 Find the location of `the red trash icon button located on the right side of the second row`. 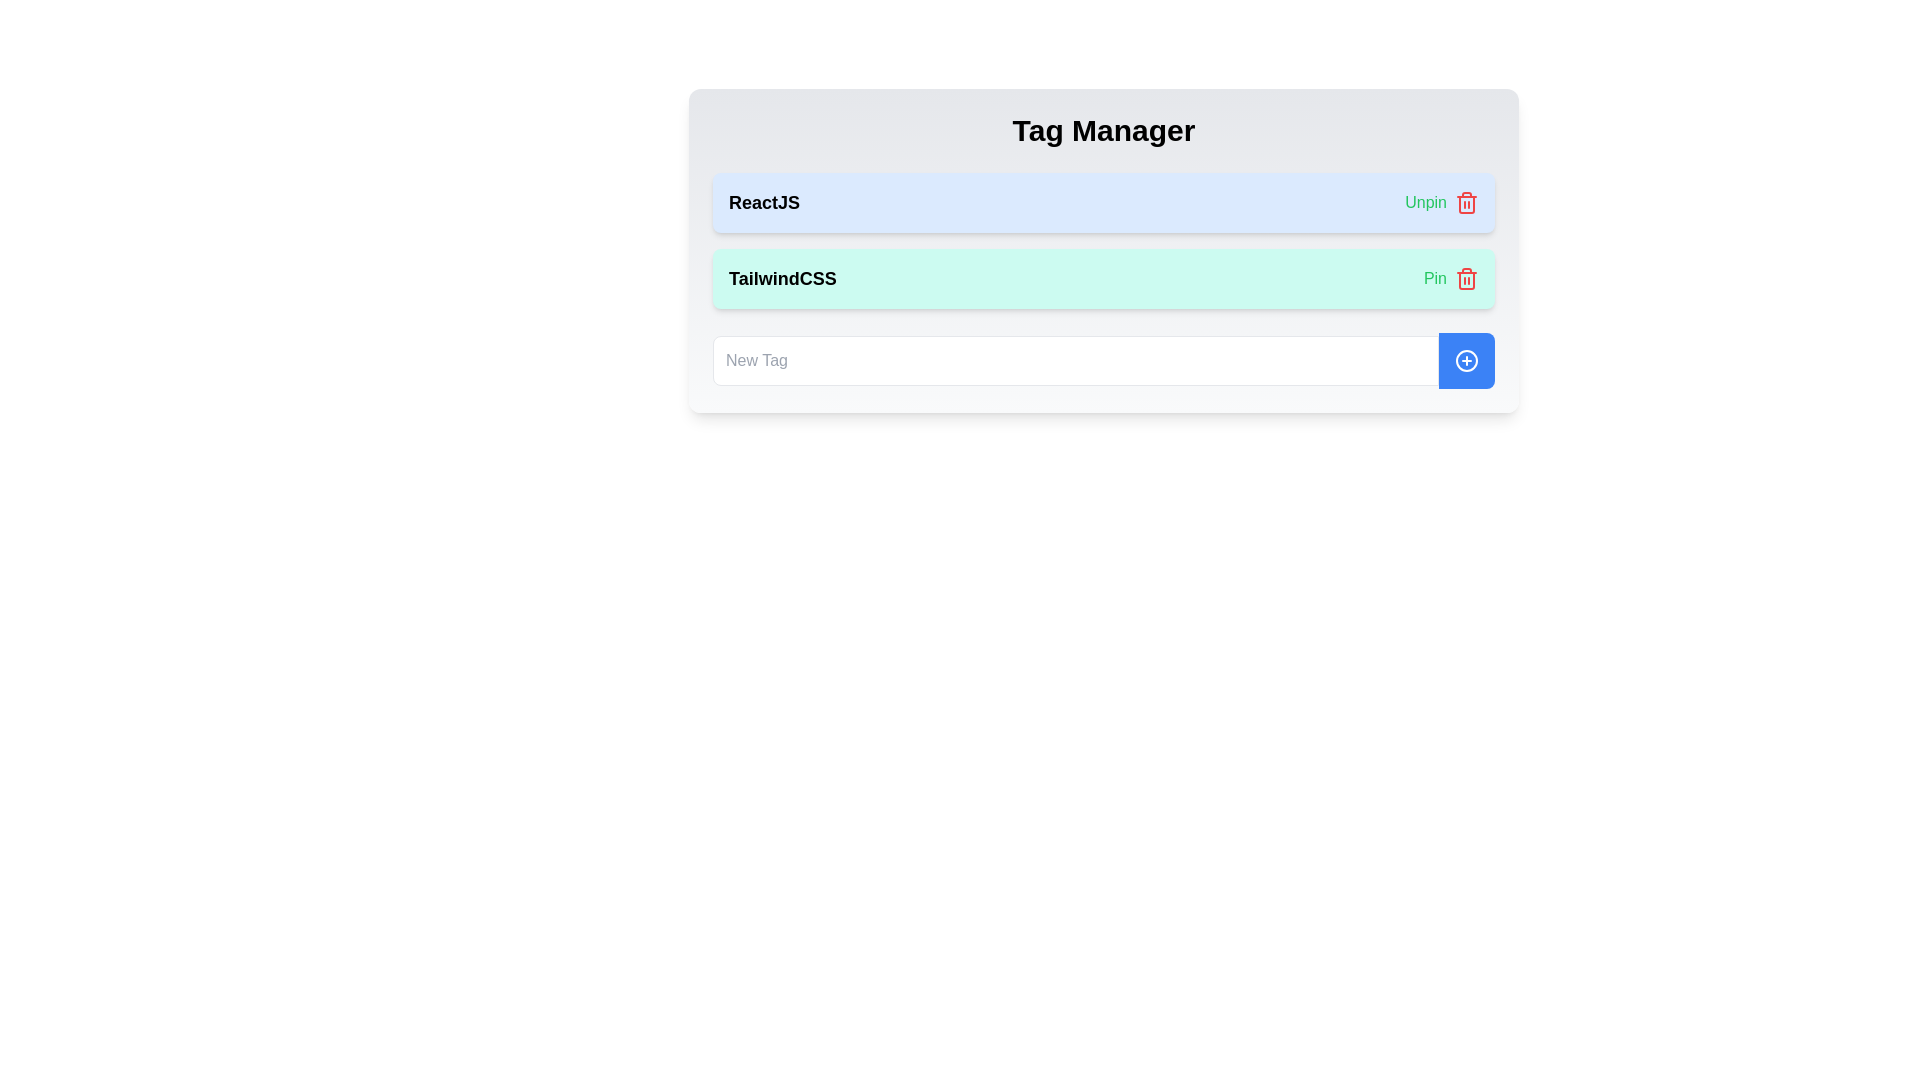

the red trash icon button located on the right side of the second row is located at coordinates (1467, 278).